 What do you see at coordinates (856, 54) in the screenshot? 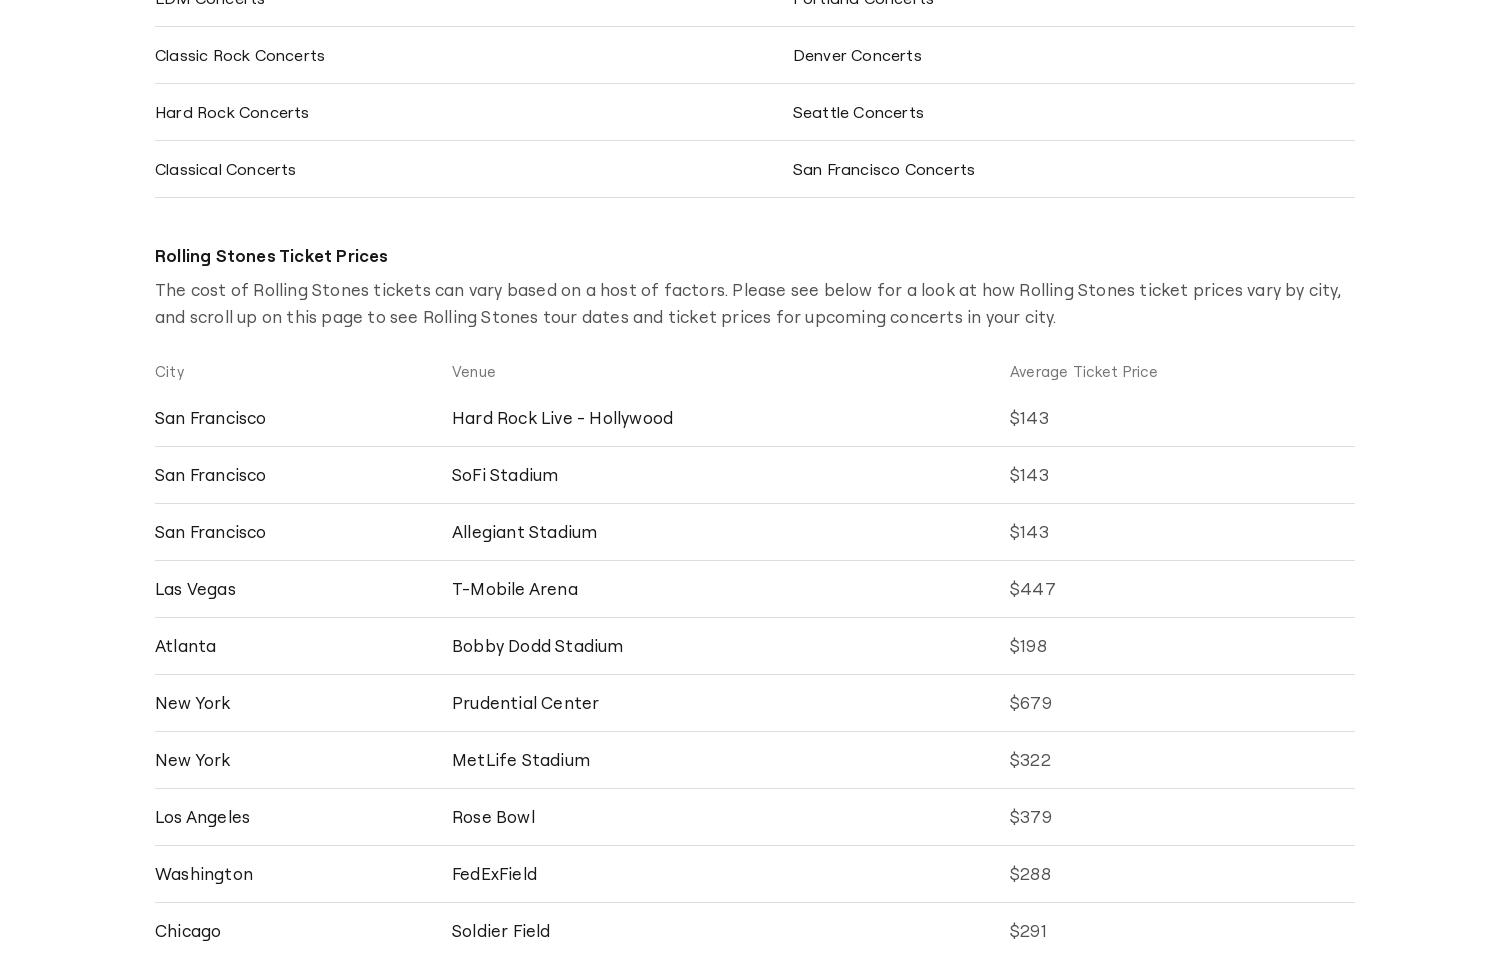
I see `'Denver Concerts'` at bounding box center [856, 54].